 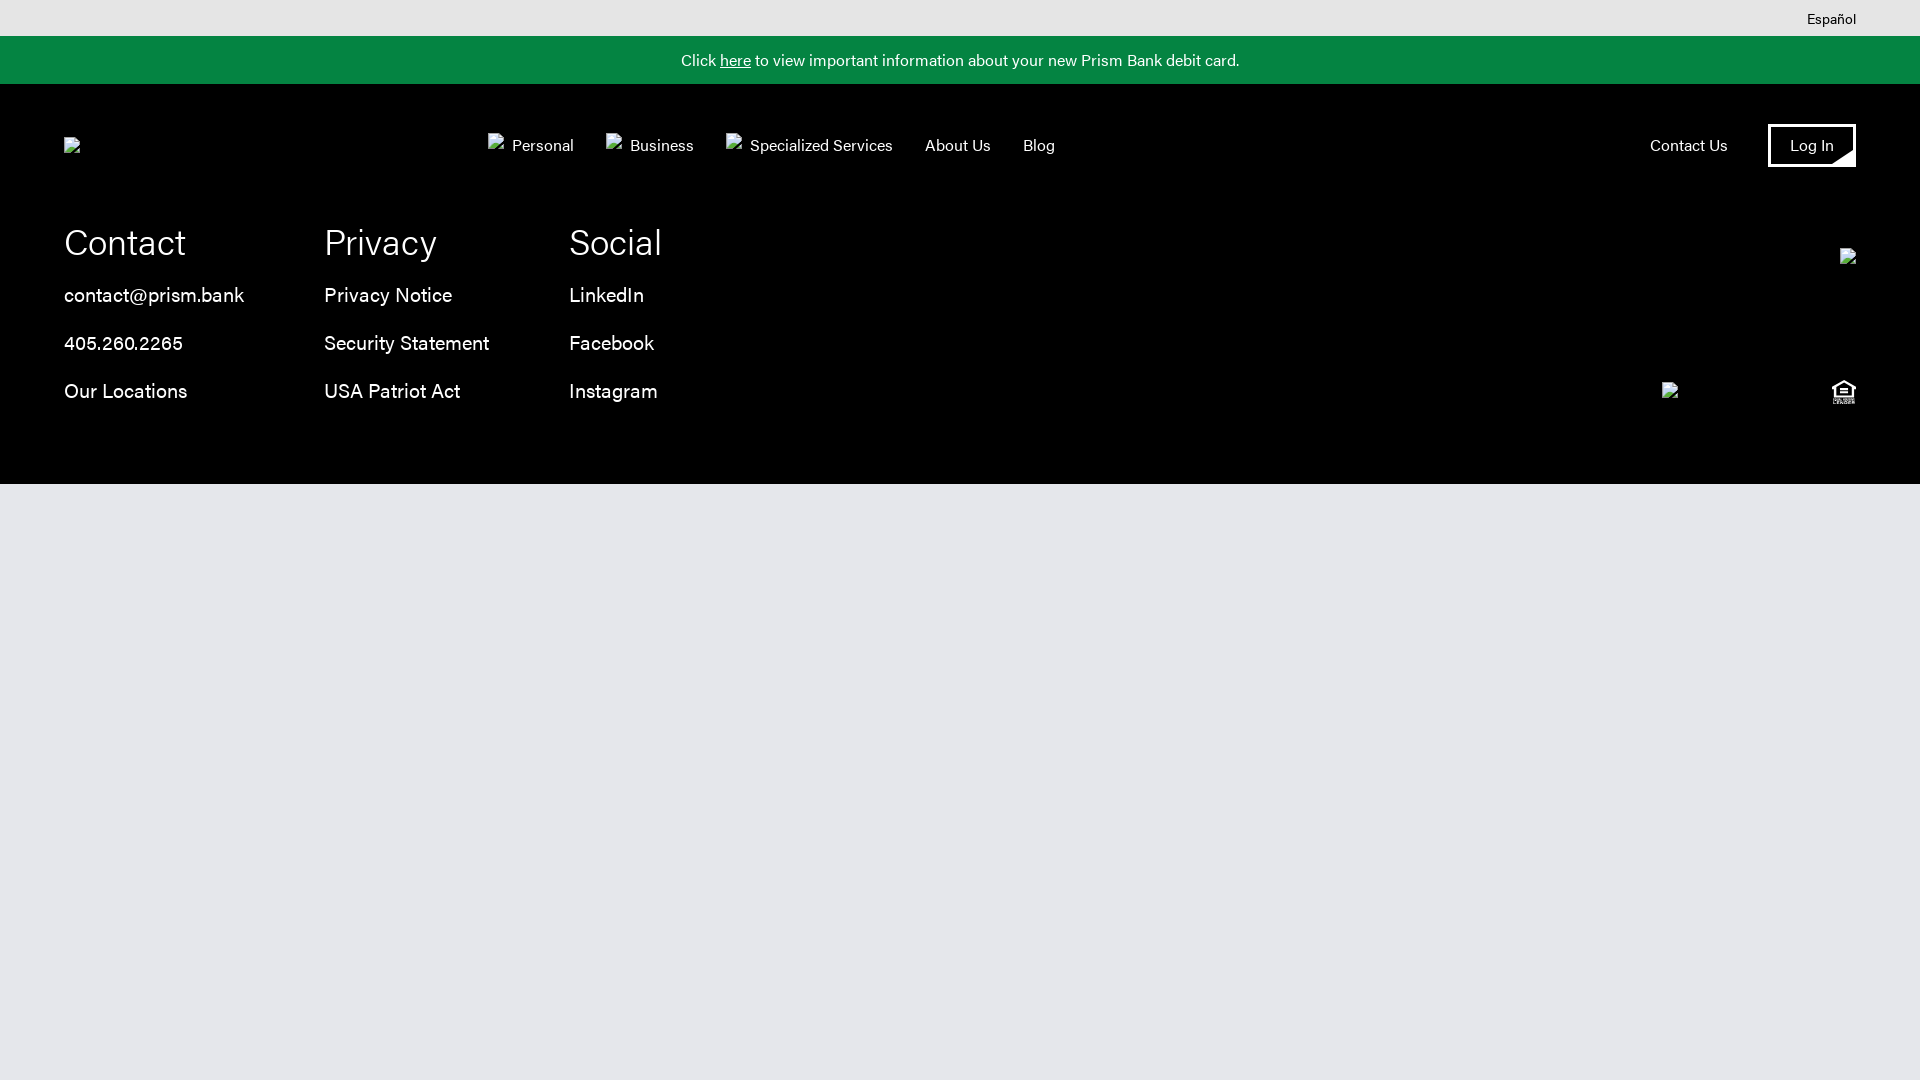 I want to click on 'here', so click(x=734, y=58).